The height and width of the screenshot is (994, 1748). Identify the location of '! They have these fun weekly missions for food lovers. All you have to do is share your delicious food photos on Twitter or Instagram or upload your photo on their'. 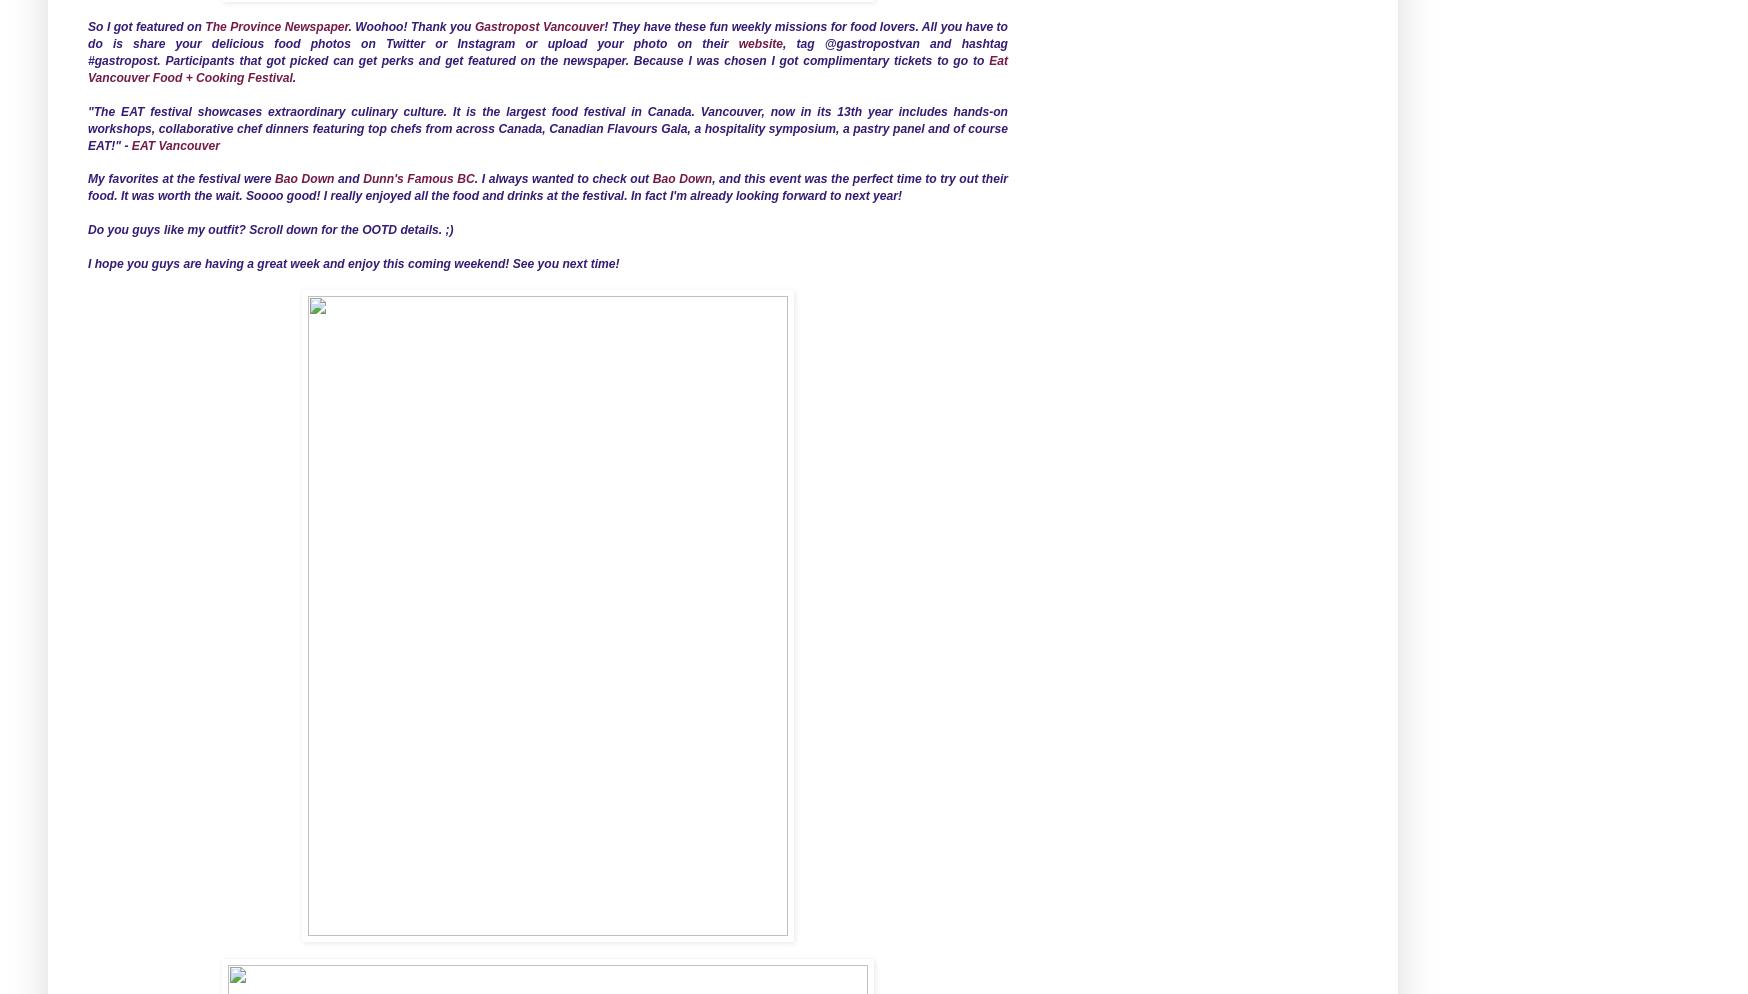
(547, 35).